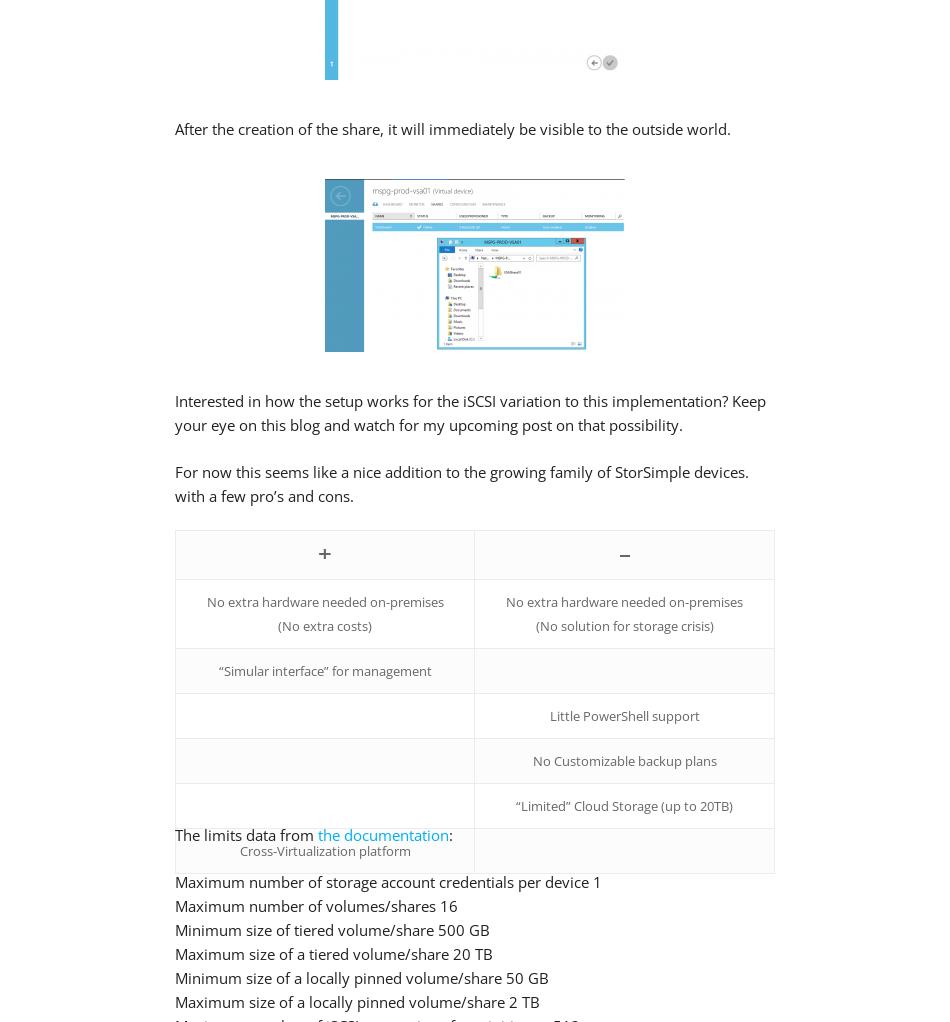  I want to click on '(No solution for storage crisis)', so click(623, 625).